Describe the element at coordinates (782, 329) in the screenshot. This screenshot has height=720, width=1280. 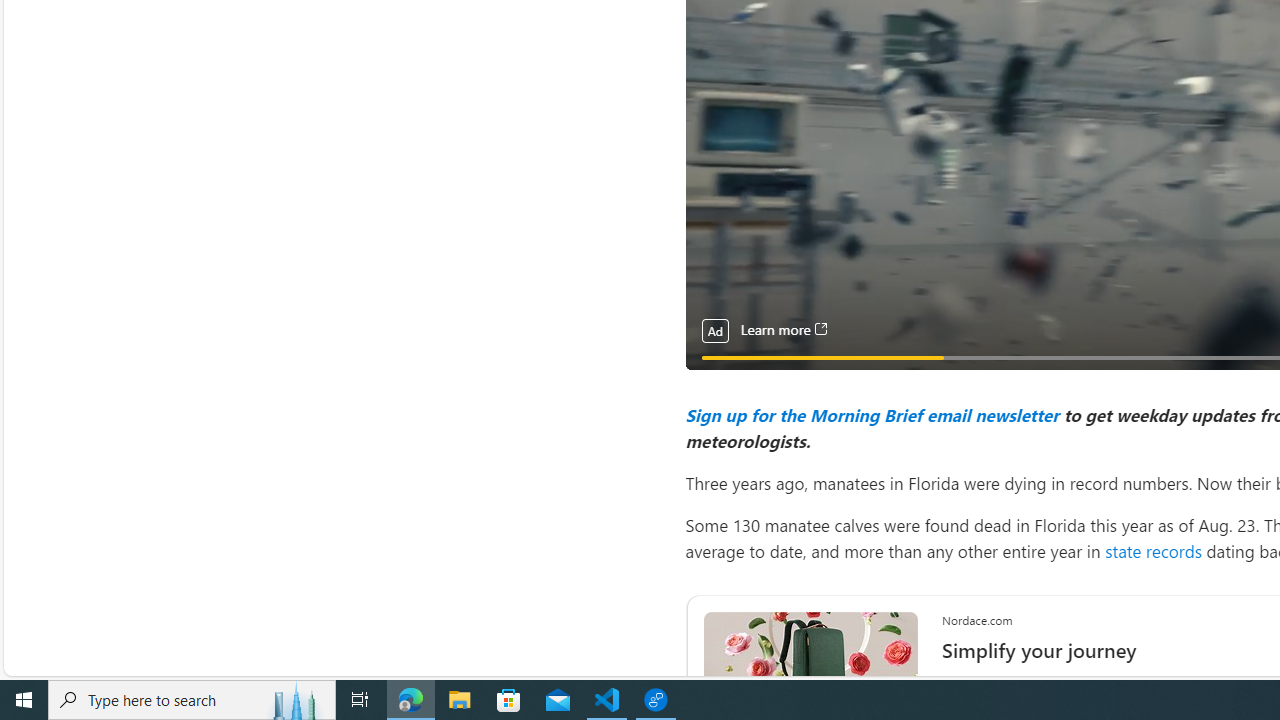
I see `'Learn more'` at that location.